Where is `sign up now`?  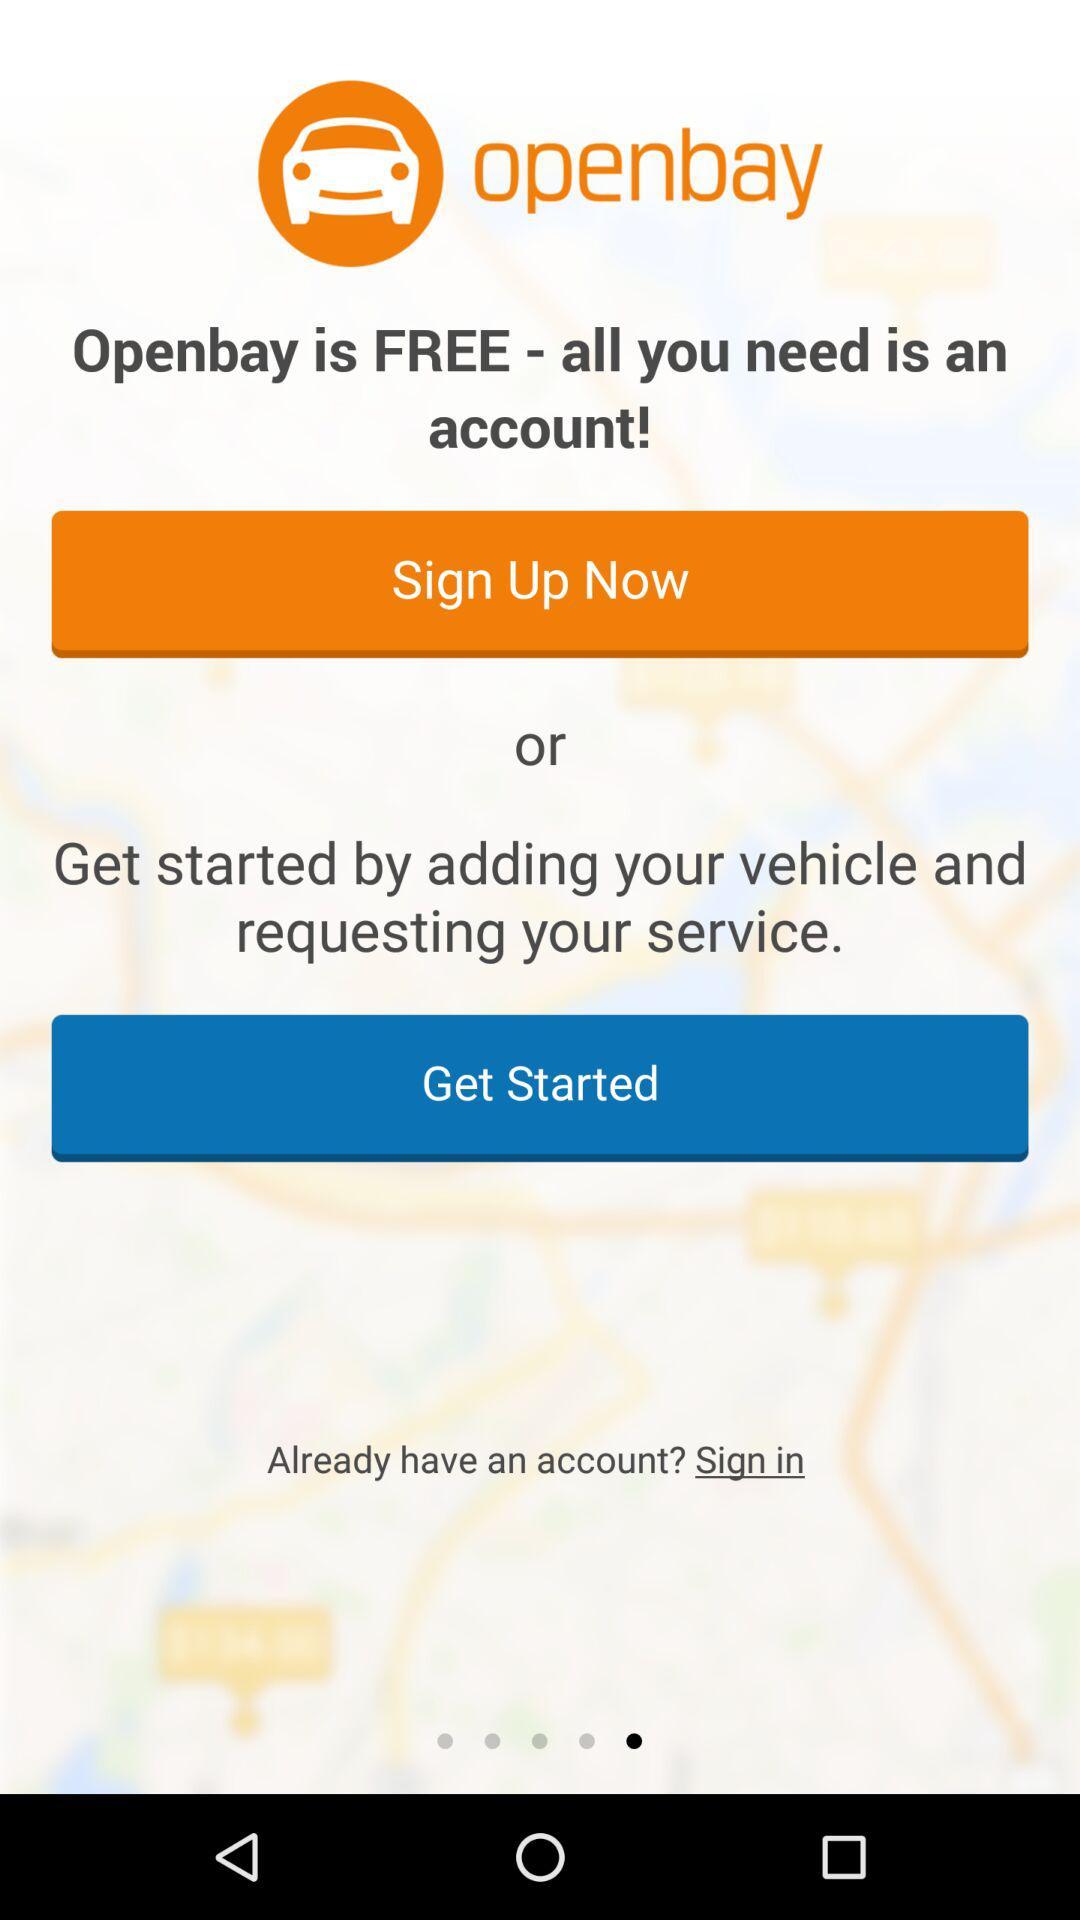
sign up now is located at coordinates (540, 582).